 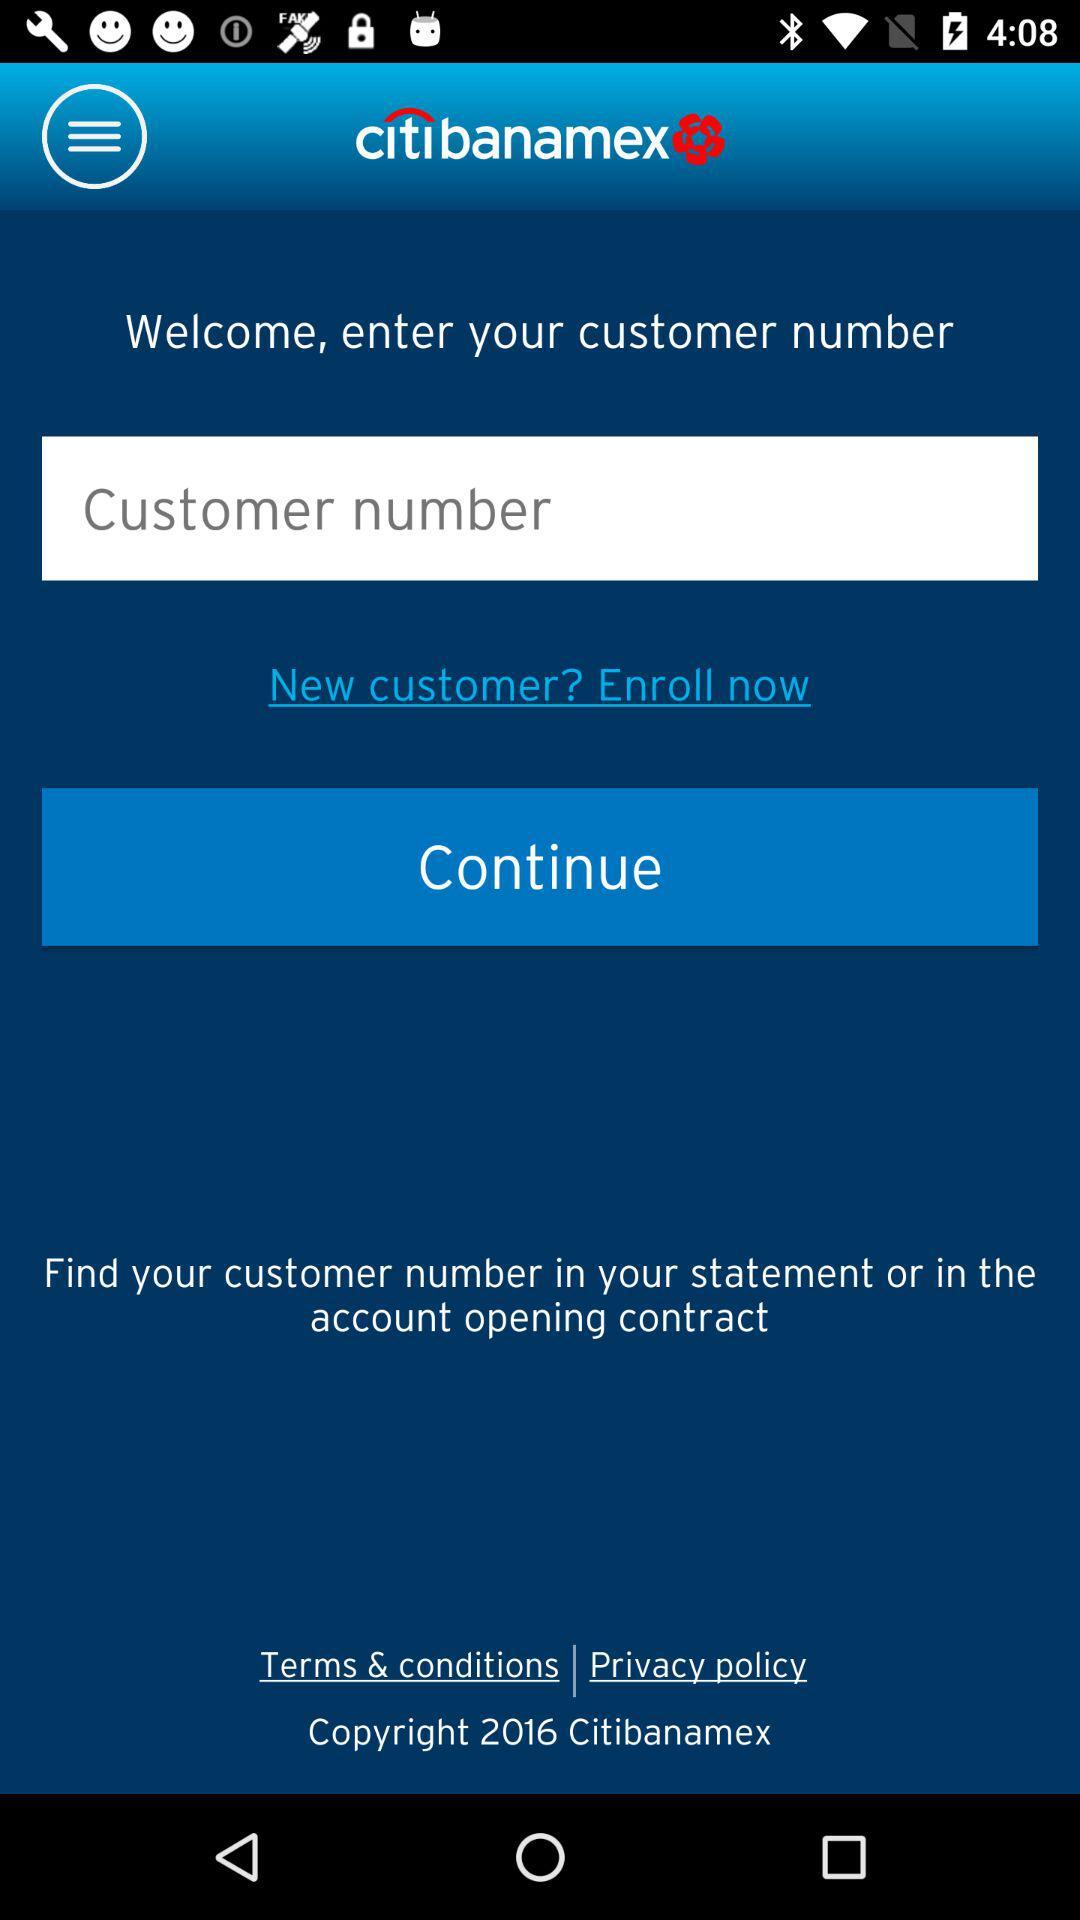 I want to click on continue item, so click(x=540, y=867).